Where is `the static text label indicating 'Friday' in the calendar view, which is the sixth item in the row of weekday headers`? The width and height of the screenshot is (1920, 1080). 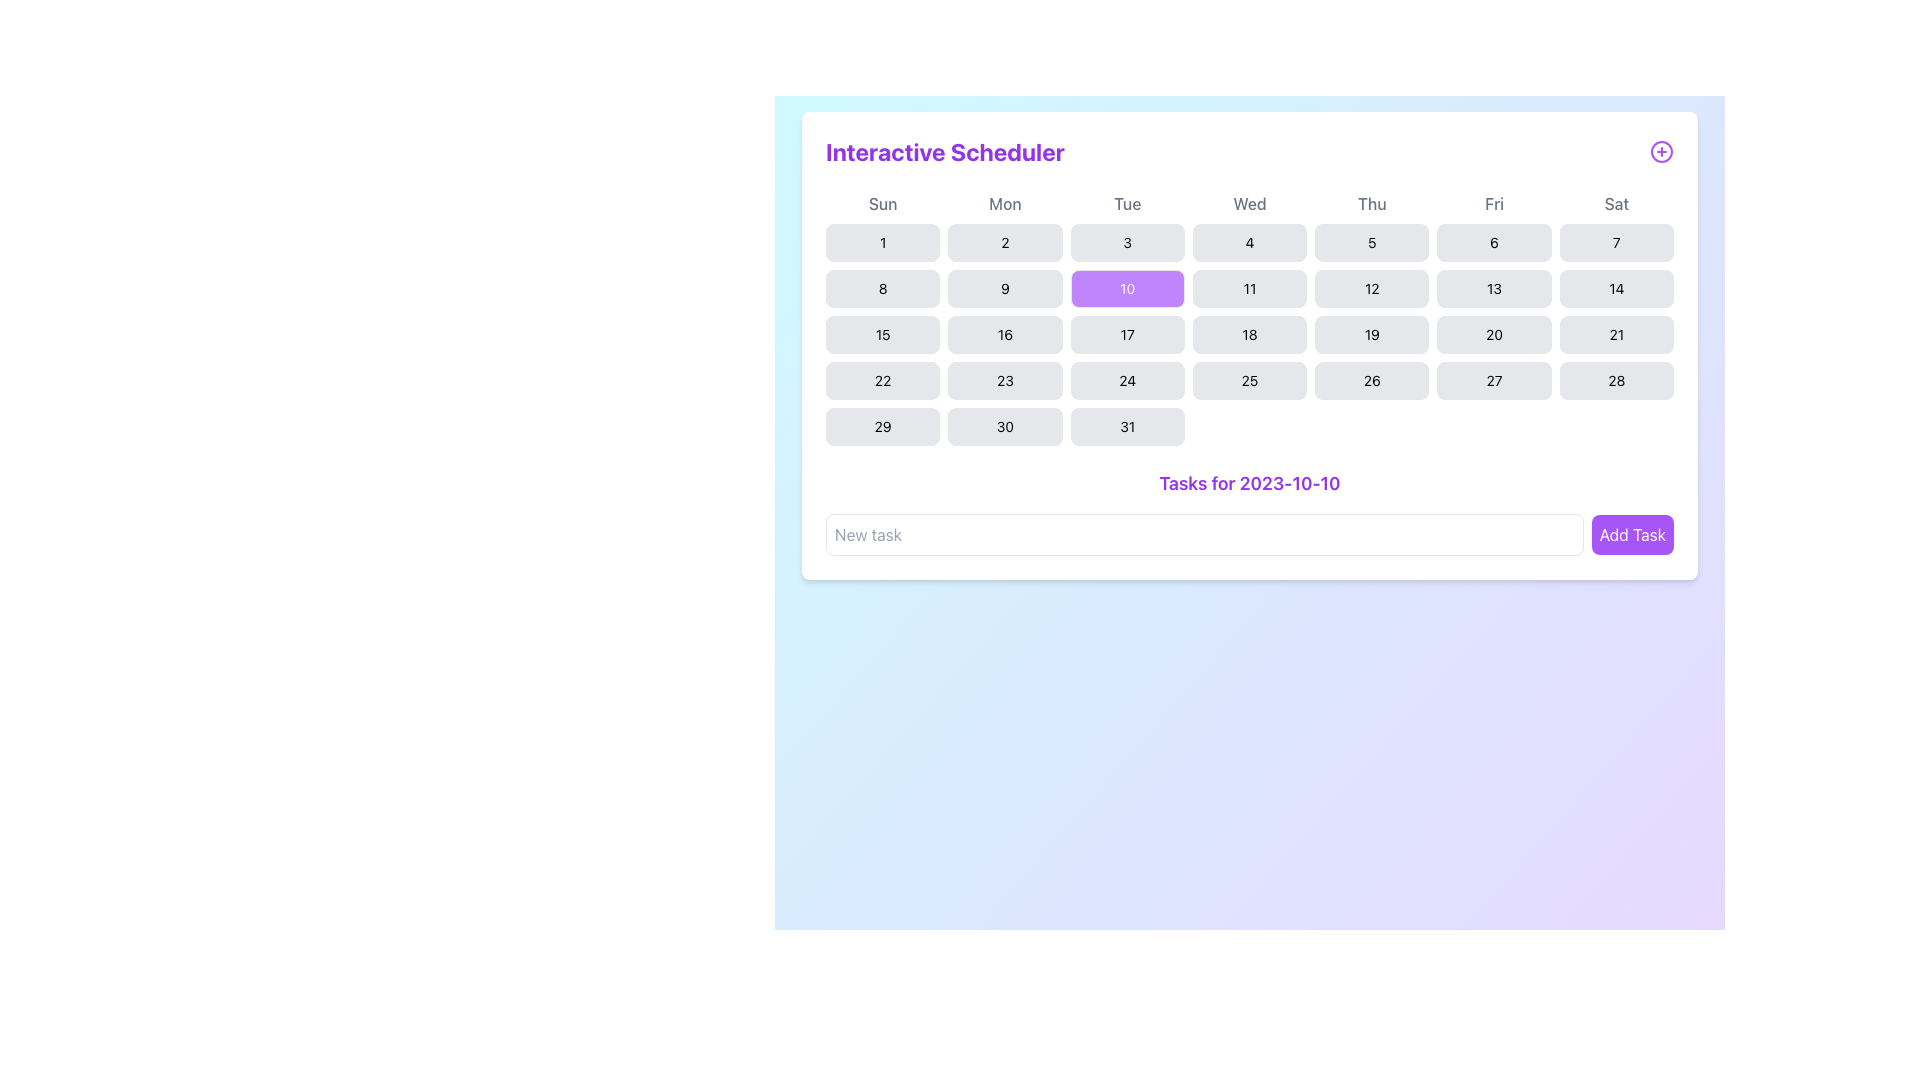
the static text label indicating 'Friday' in the calendar view, which is the sixth item in the row of weekday headers is located at coordinates (1494, 204).